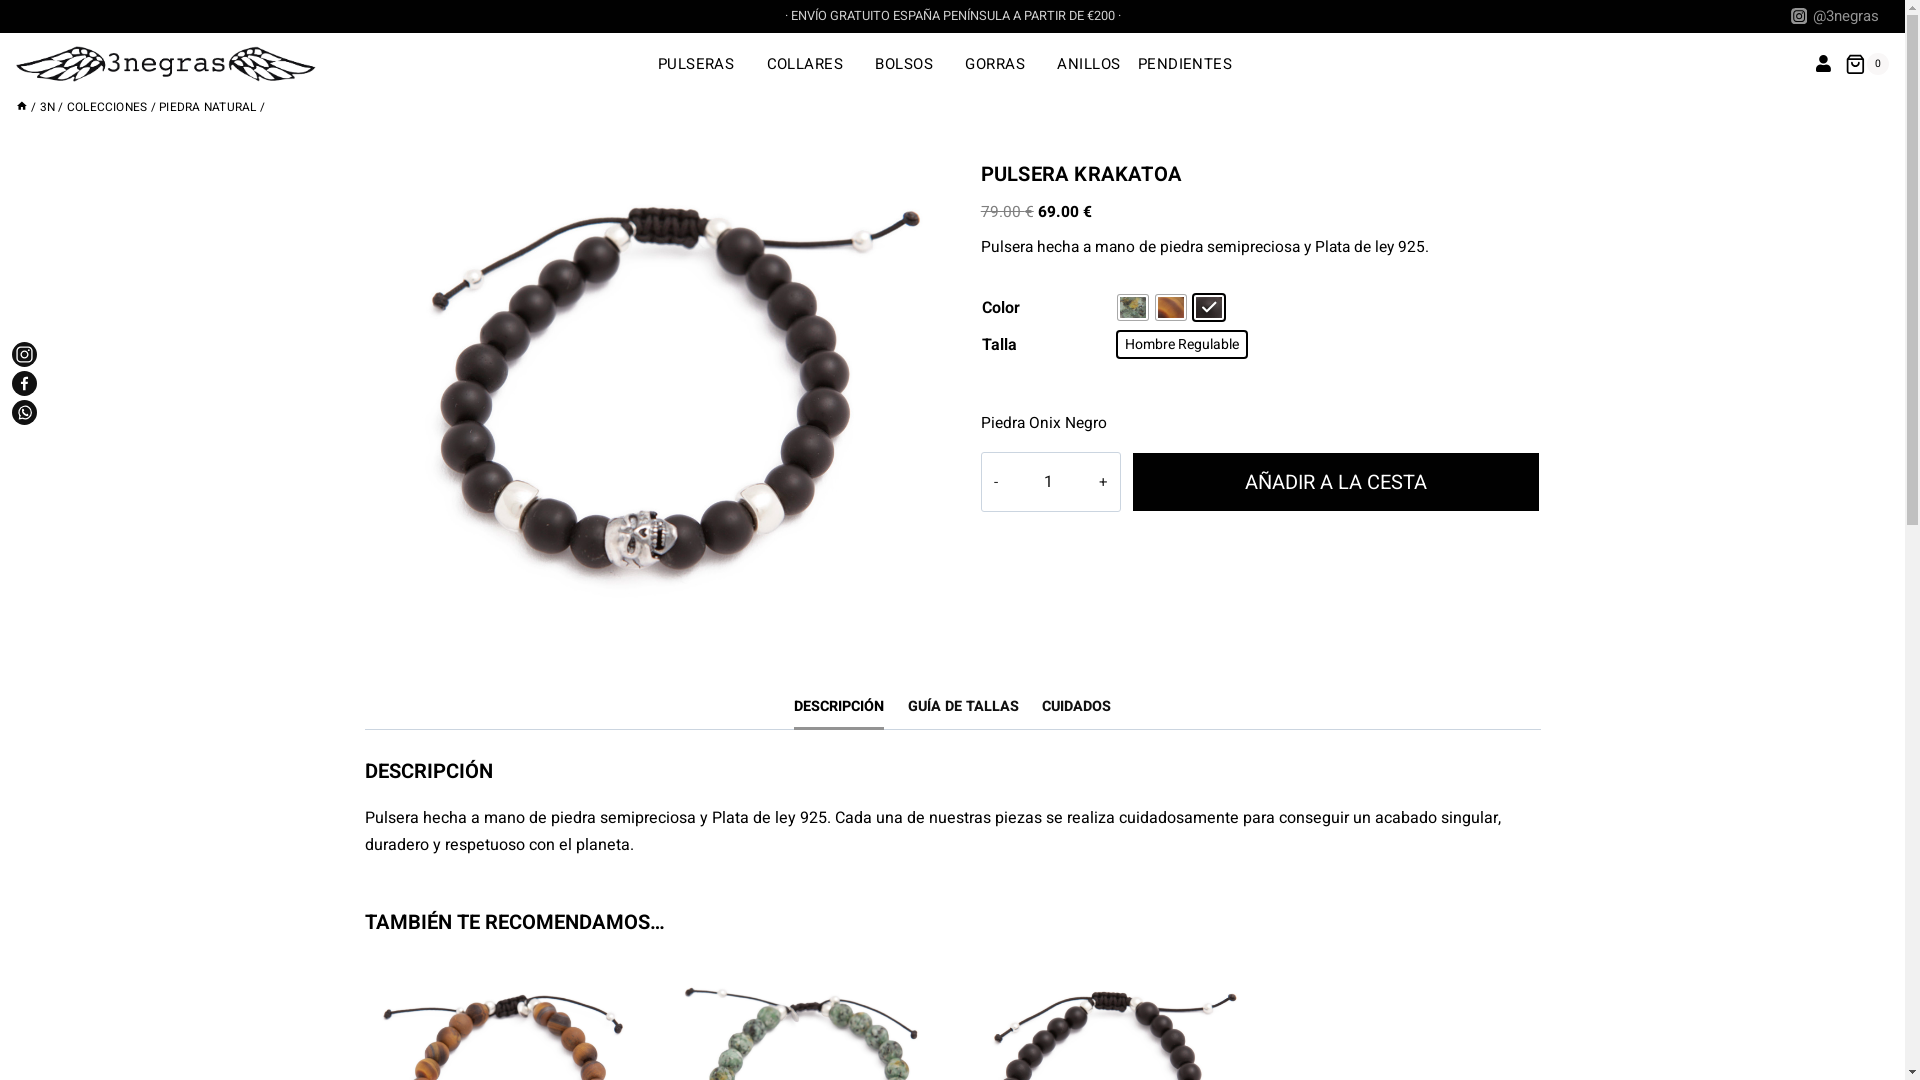  Describe the element at coordinates (911, 63) in the screenshot. I see `'BOLSOS'` at that location.